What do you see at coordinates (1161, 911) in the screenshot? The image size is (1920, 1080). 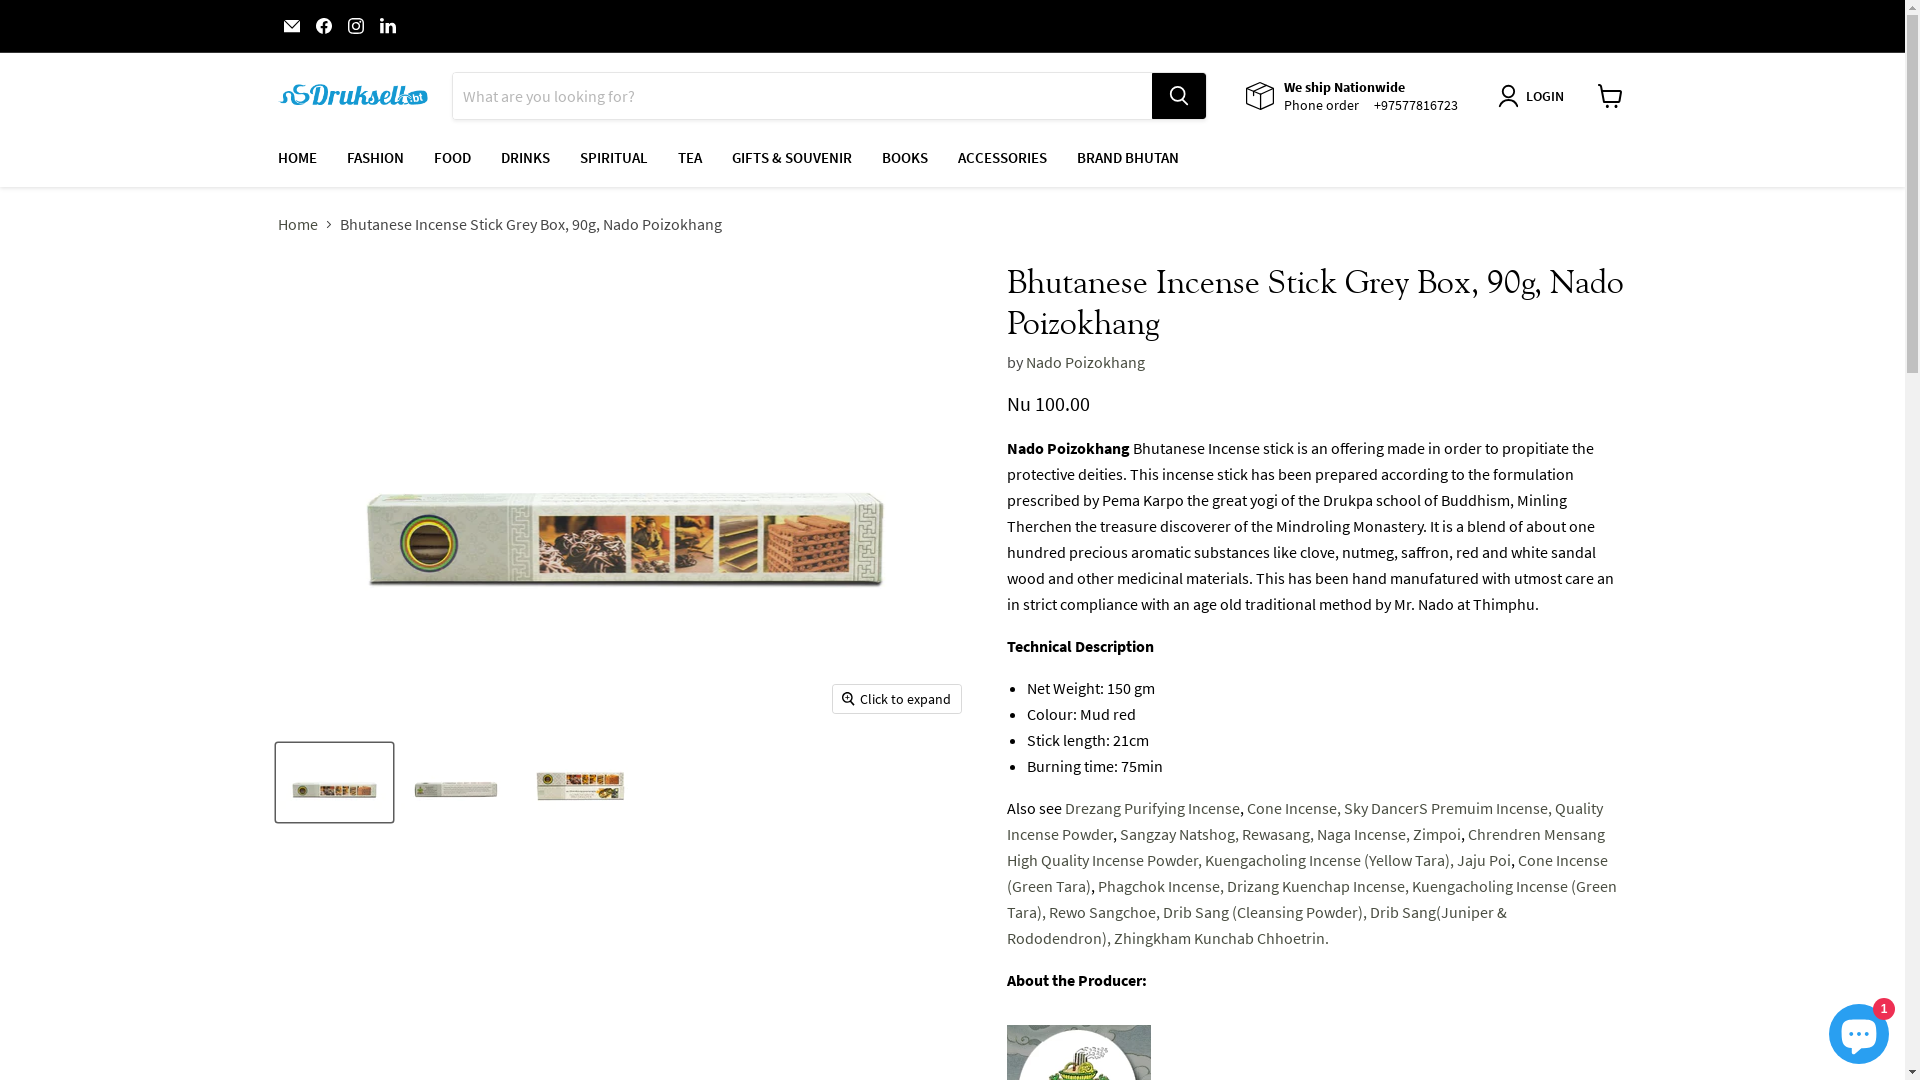 I see `'Drib Sang (Cleansing Powder),'` at bounding box center [1161, 911].